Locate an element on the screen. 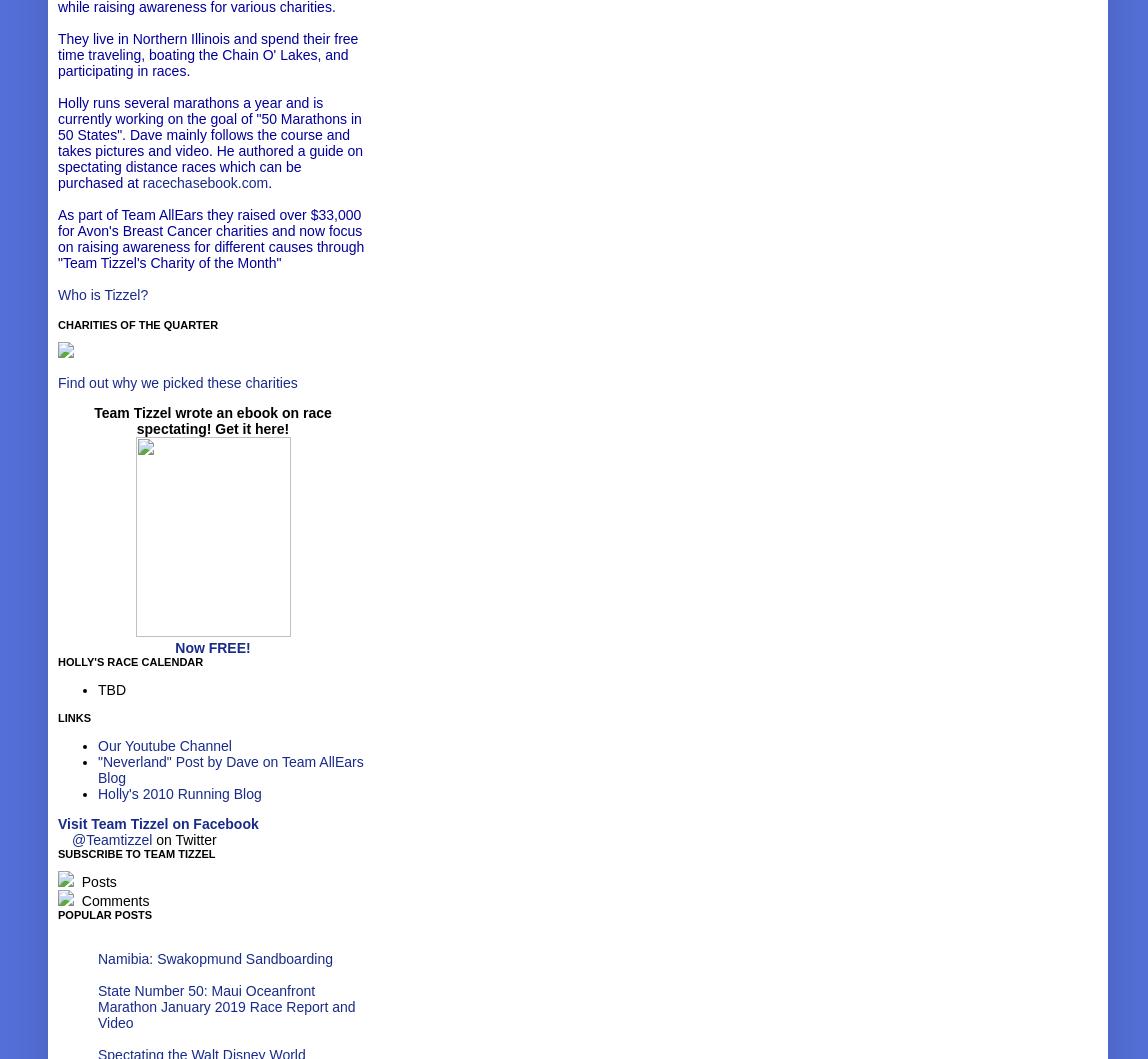 This screenshot has height=1059, width=1148. 'Holly's Race Calendar' is located at coordinates (130, 661).